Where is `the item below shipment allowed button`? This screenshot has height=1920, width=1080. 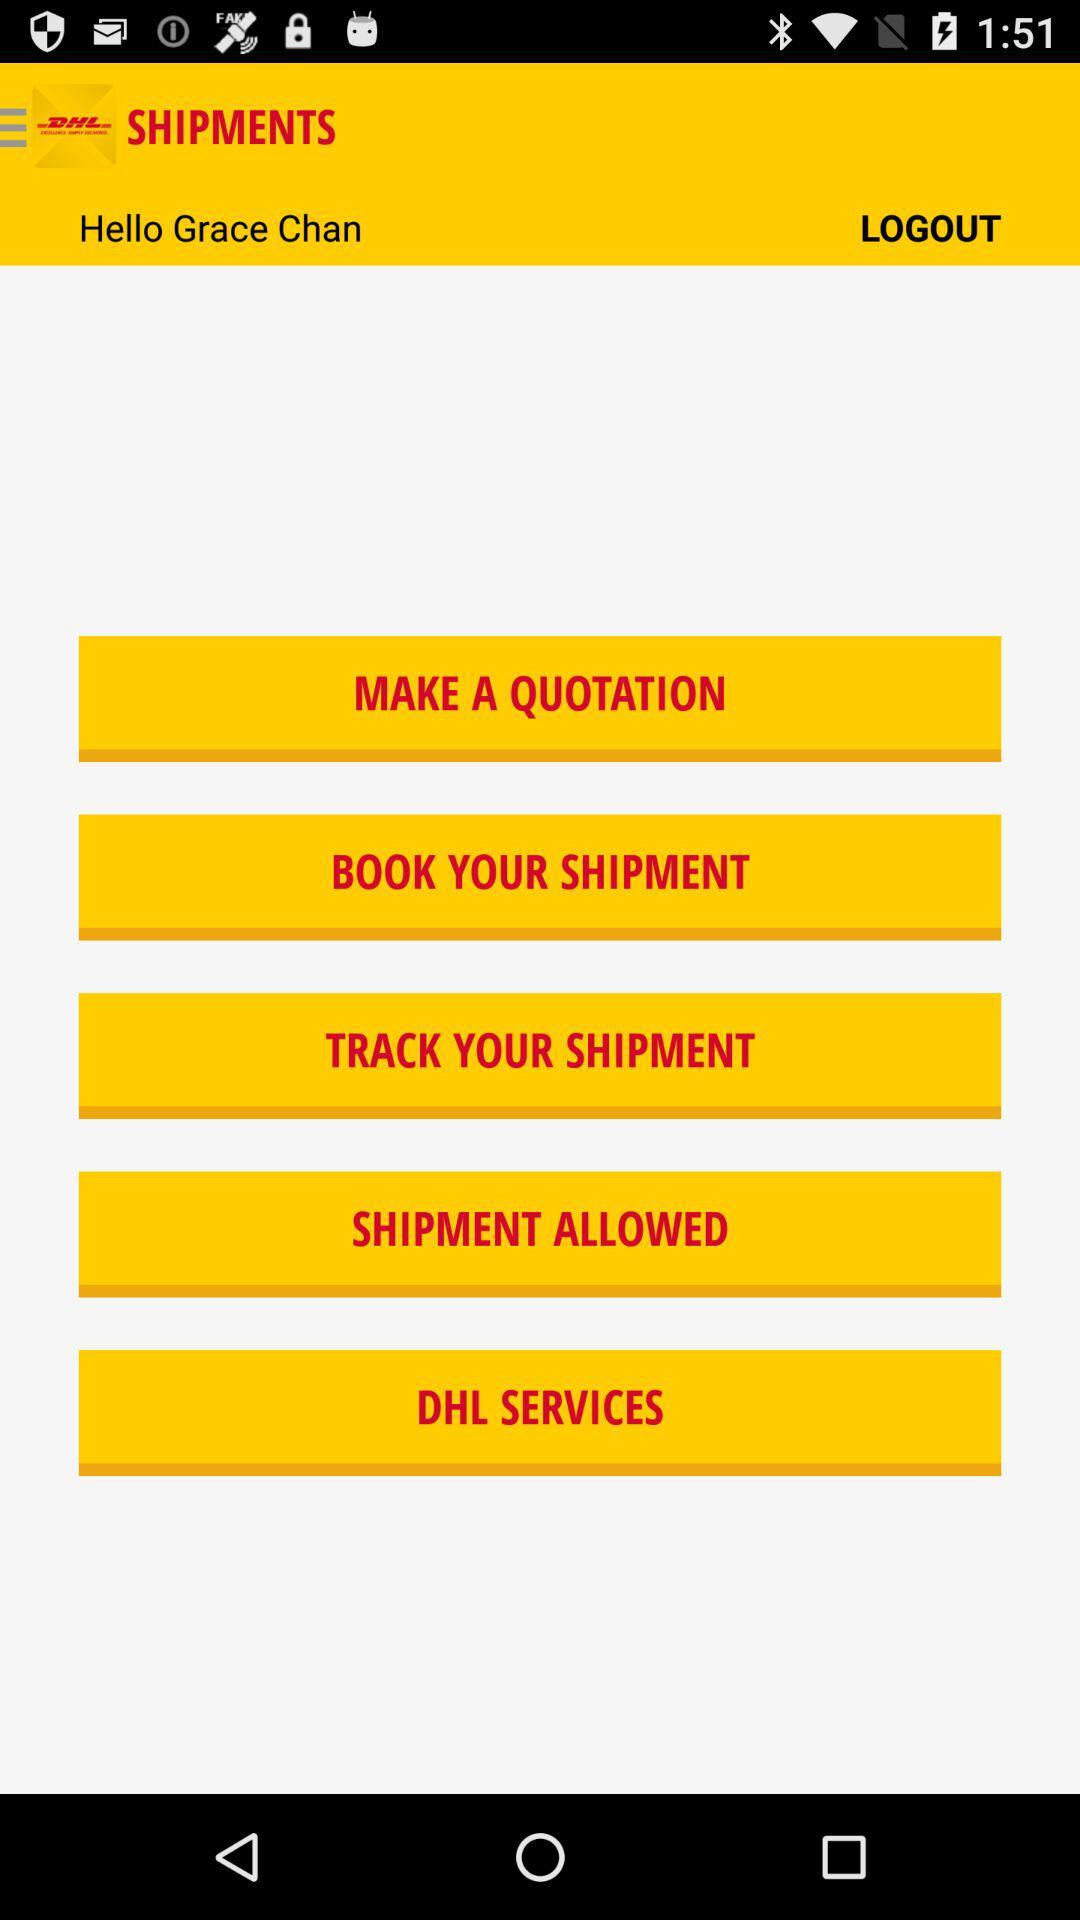
the item below shipment allowed button is located at coordinates (540, 1411).